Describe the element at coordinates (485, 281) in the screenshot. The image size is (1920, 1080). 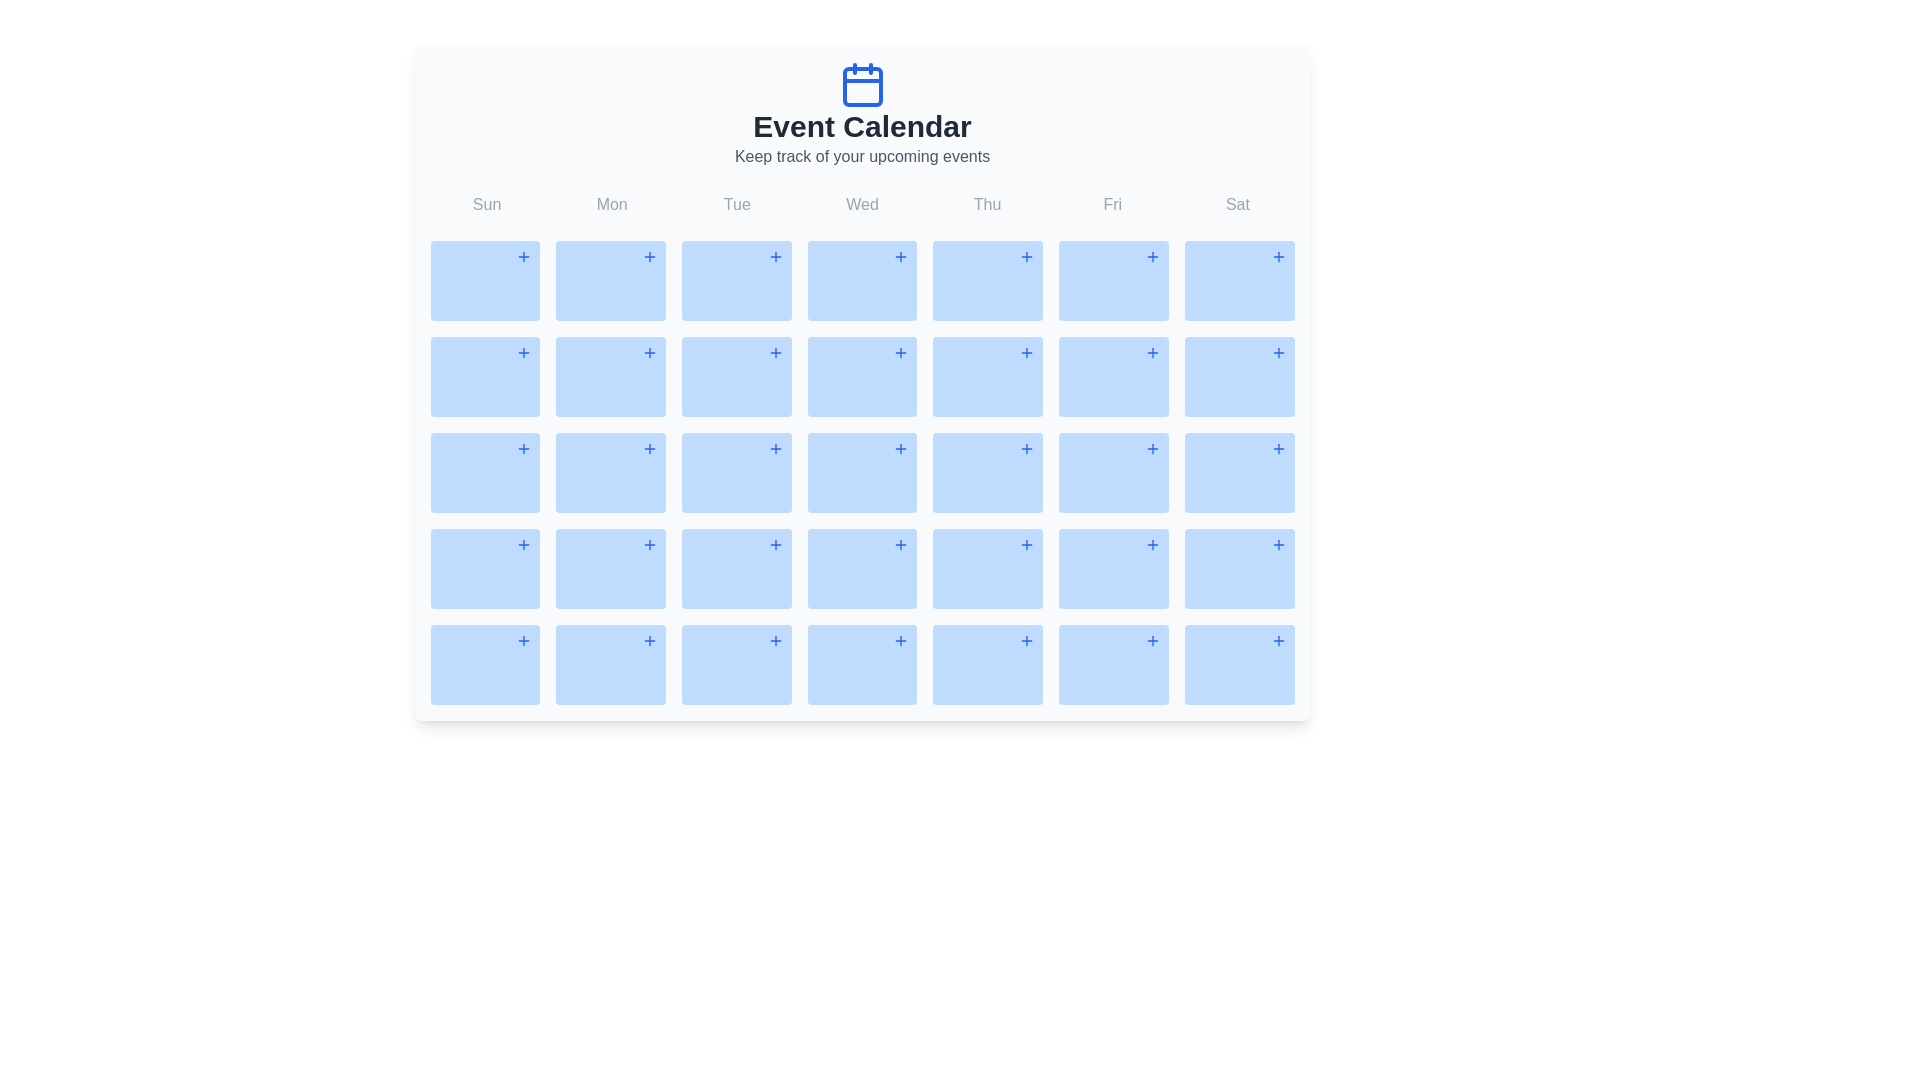
I see `the Interactive calendar cell for 'Sun'` at that location.